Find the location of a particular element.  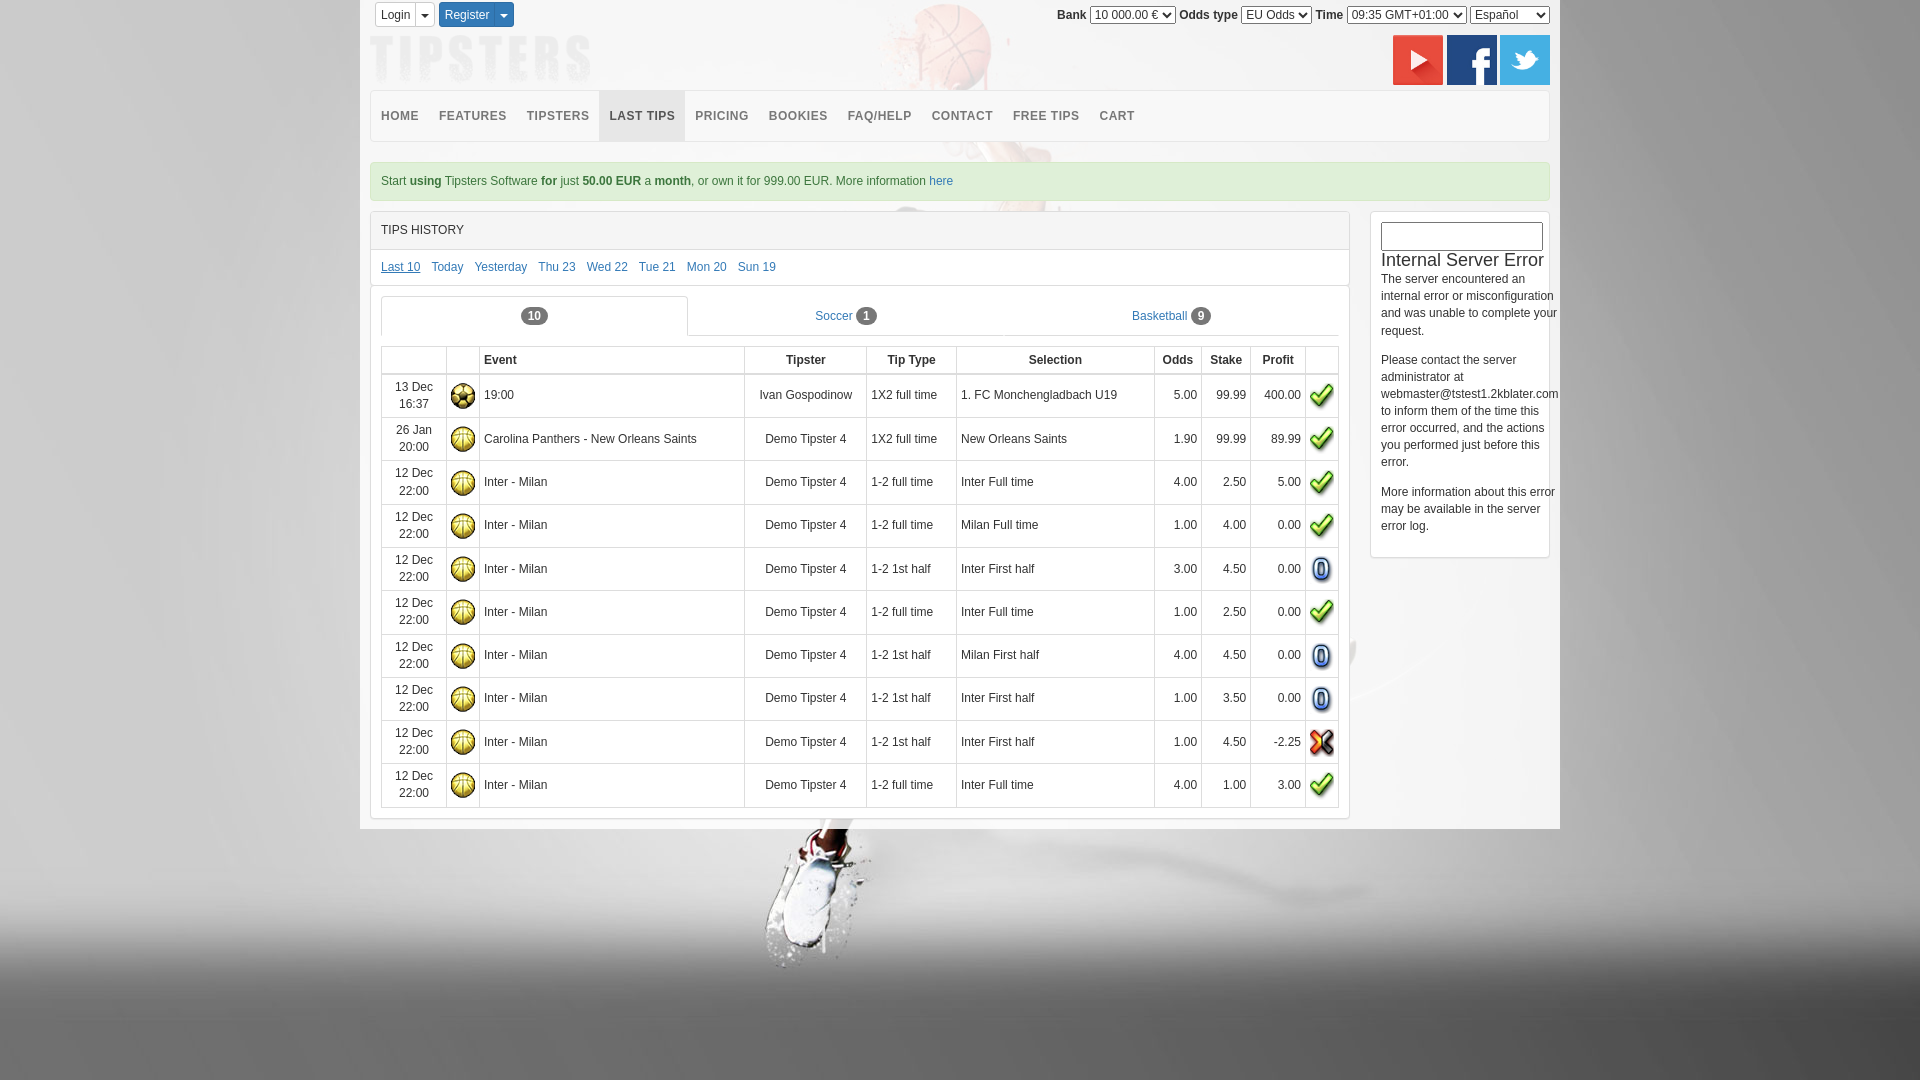

'Tue 21' is located at coordinates (657, 265).